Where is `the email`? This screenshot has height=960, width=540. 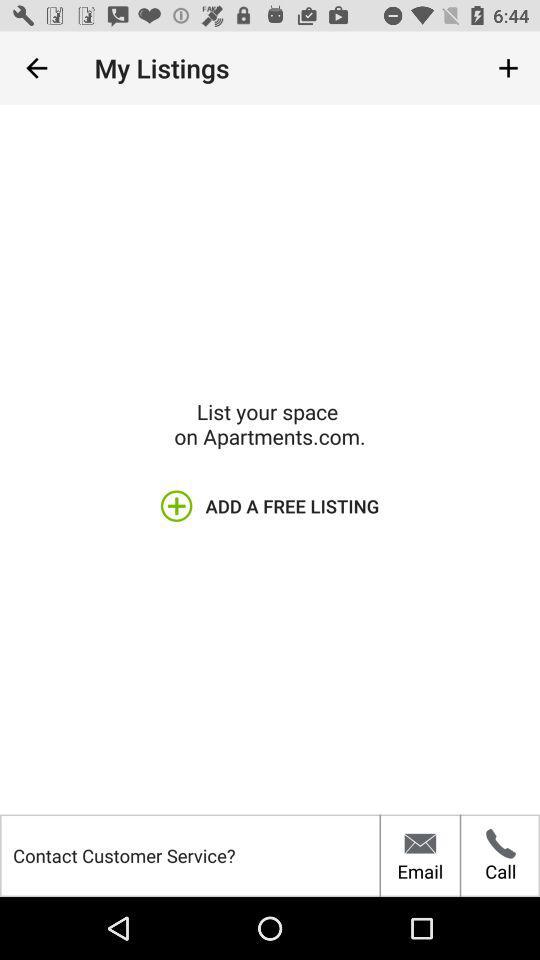
the email is located at coordinates (419, 854).